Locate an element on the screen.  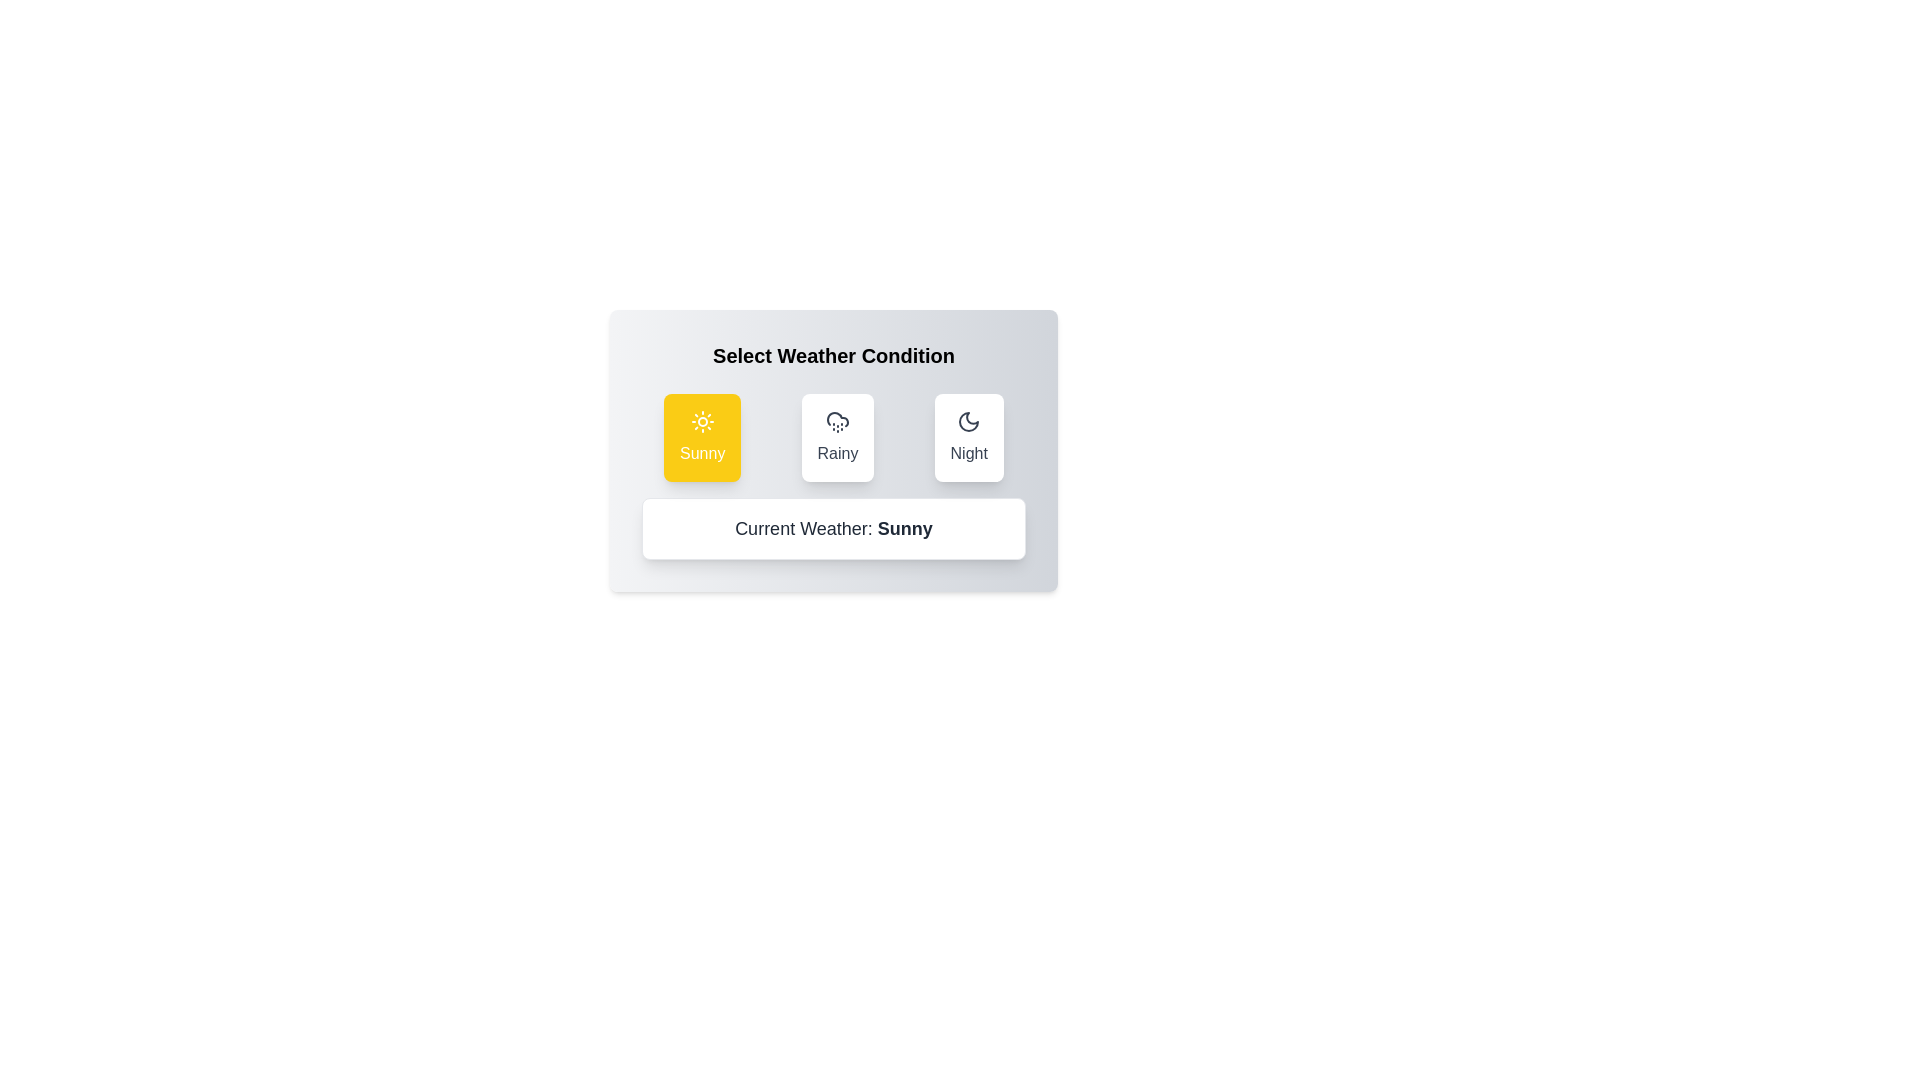
the button representing Rainy to observe the hover effect is located at coordinates (837, 437).